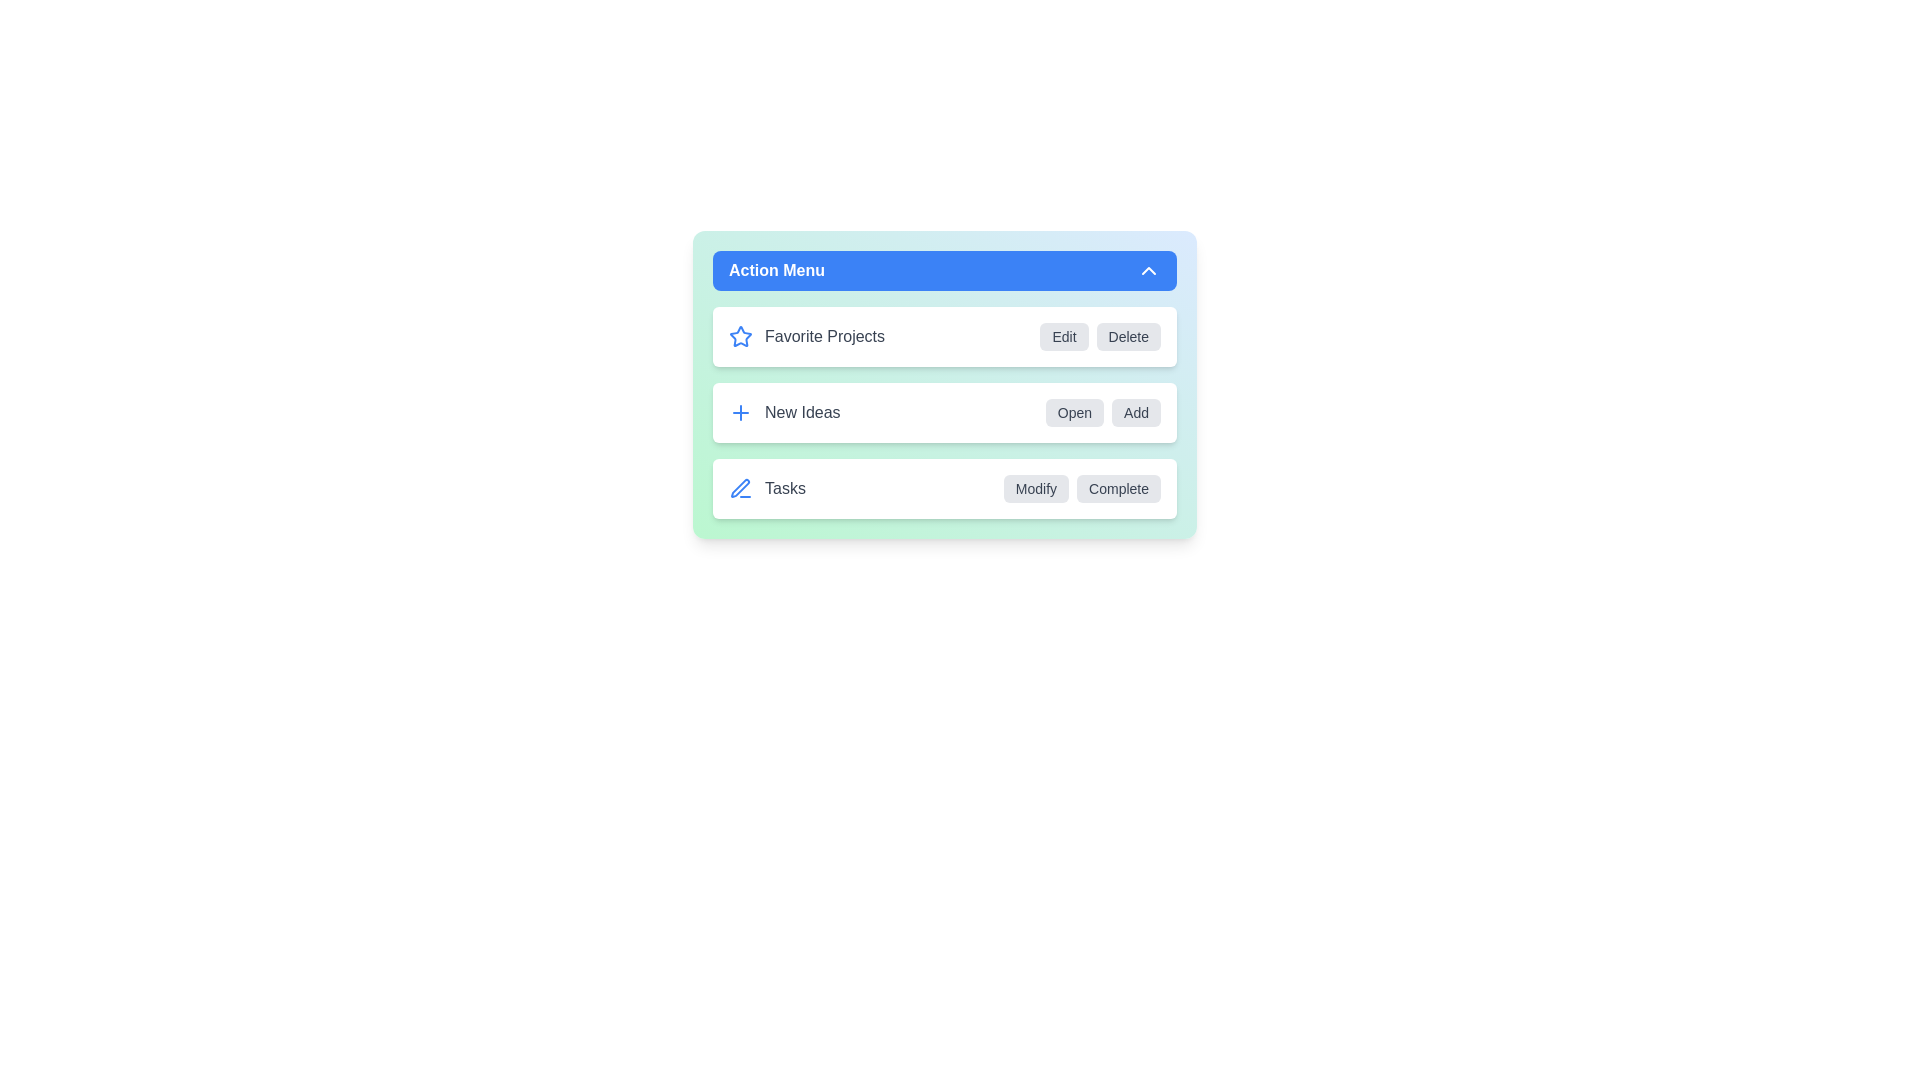 This screenshot has height=1080, width=1920. Describe the element at coordinates (1036, 489) in the screenshot. I see `the action button labeled Modify for the item Tasks` at that location.